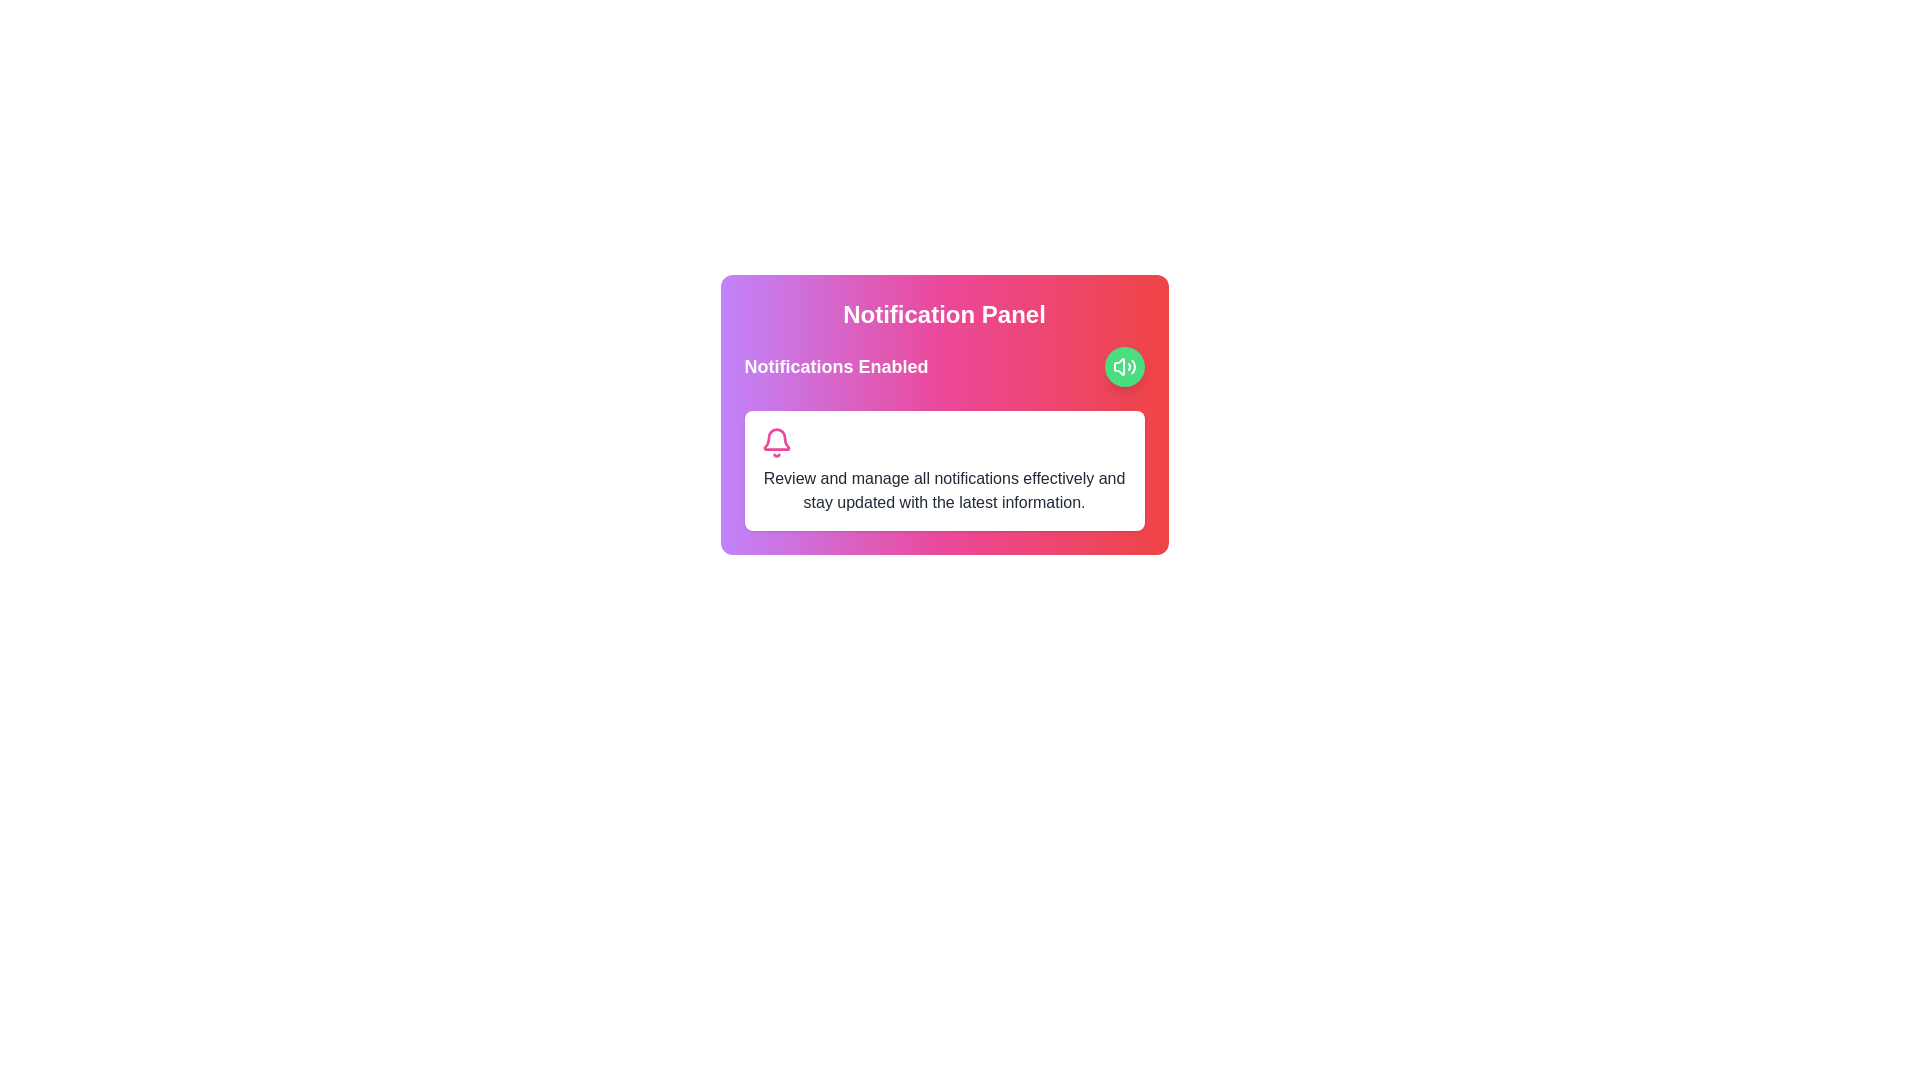 The height and width of the screenshot is (1080, 1920). Describe the element at coordinates (943, 315) in the screenshot. I see `title text of the notification card, which is positioned at the top and centered horizontally within the card` at that location.